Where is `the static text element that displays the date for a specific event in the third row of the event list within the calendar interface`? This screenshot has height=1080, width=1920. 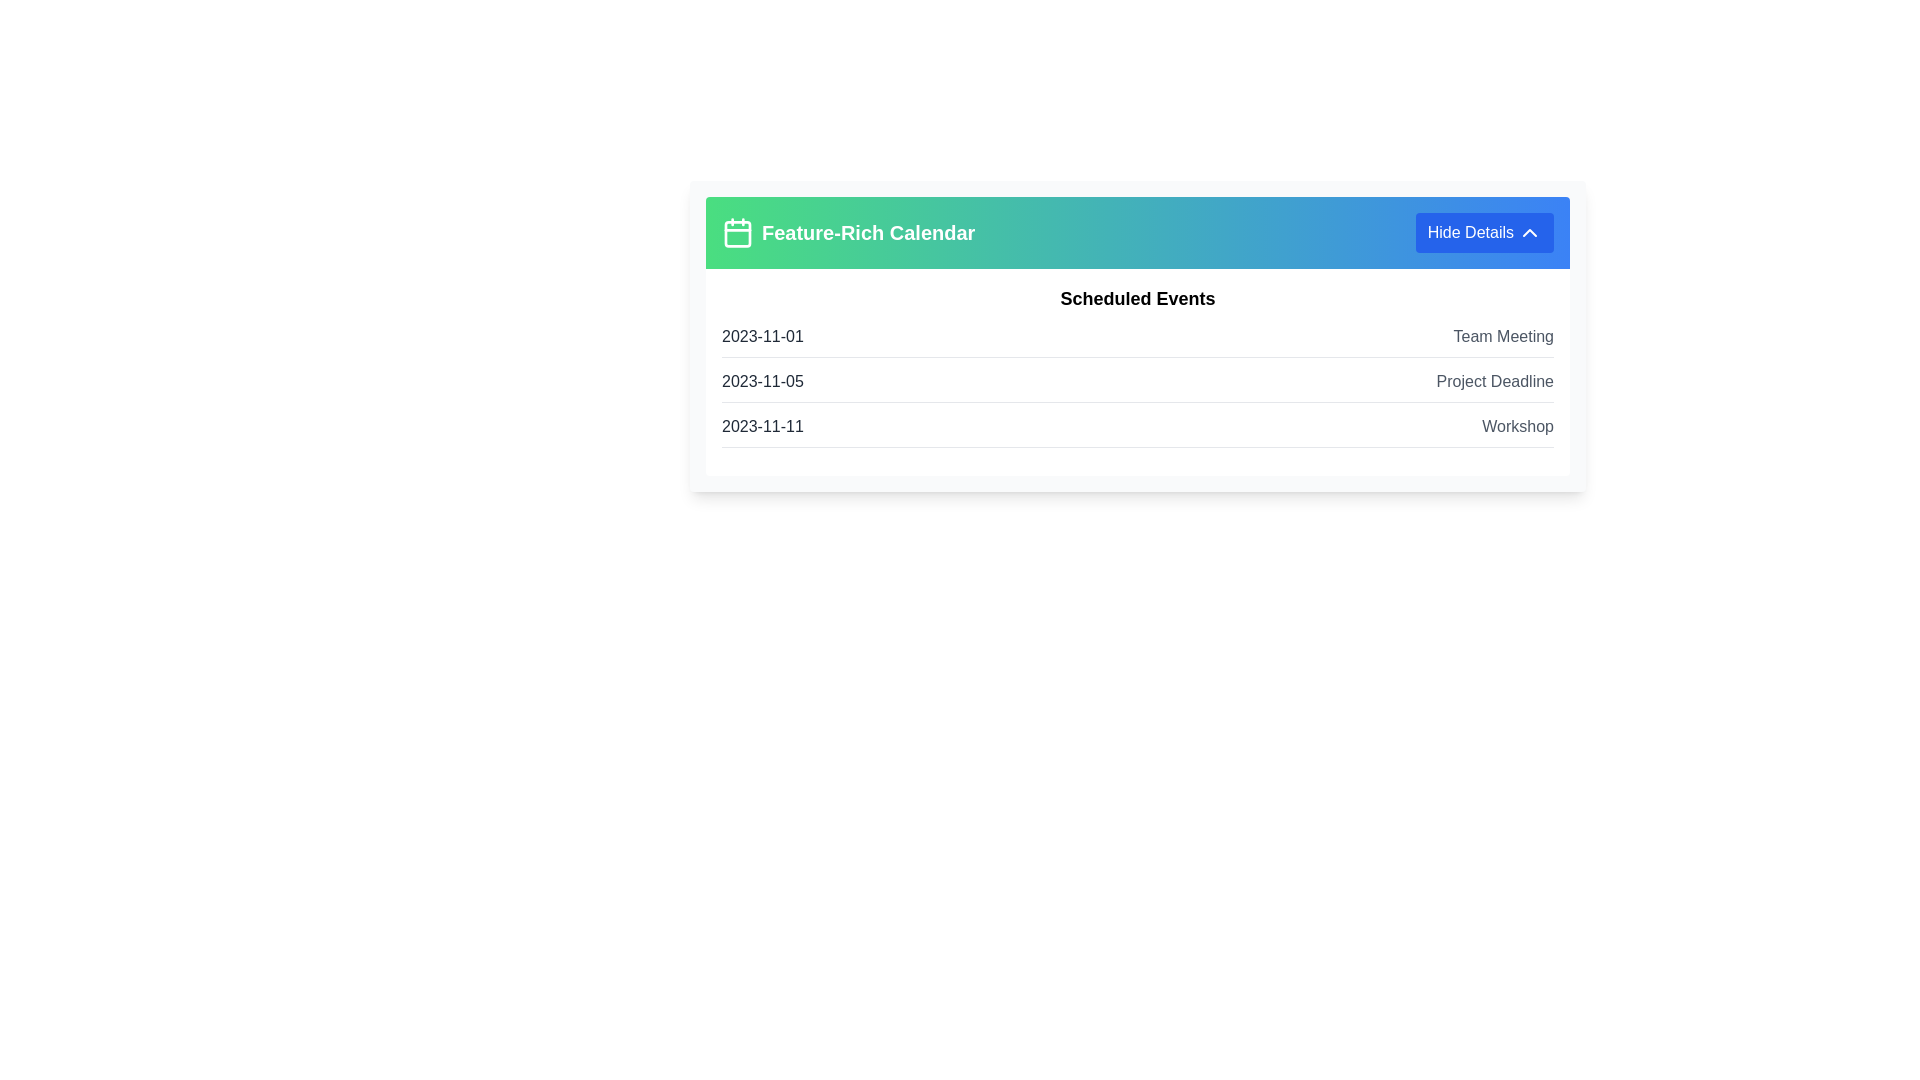
the static text element that displays the date for a specific event in the third row of the event list within the calendar interface is located at coordinates (762, 426).